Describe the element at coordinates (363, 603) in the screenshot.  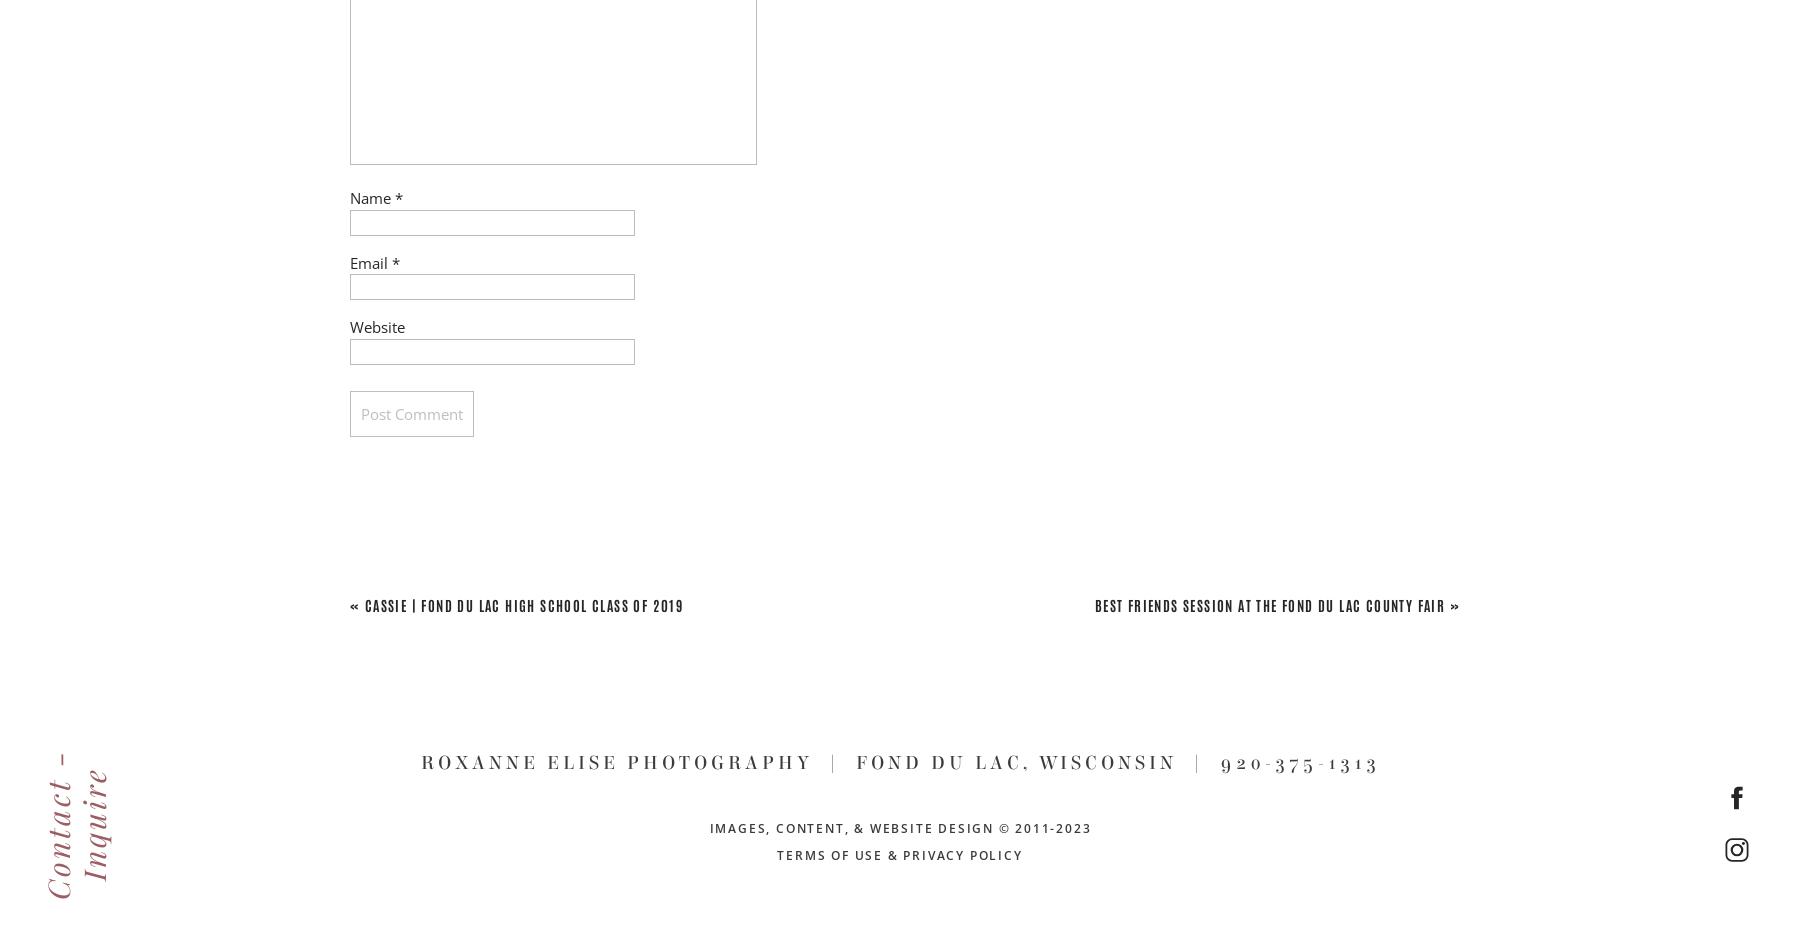
I see `'Cassie | Fond du Lac High School Class of 2019'` at that location.